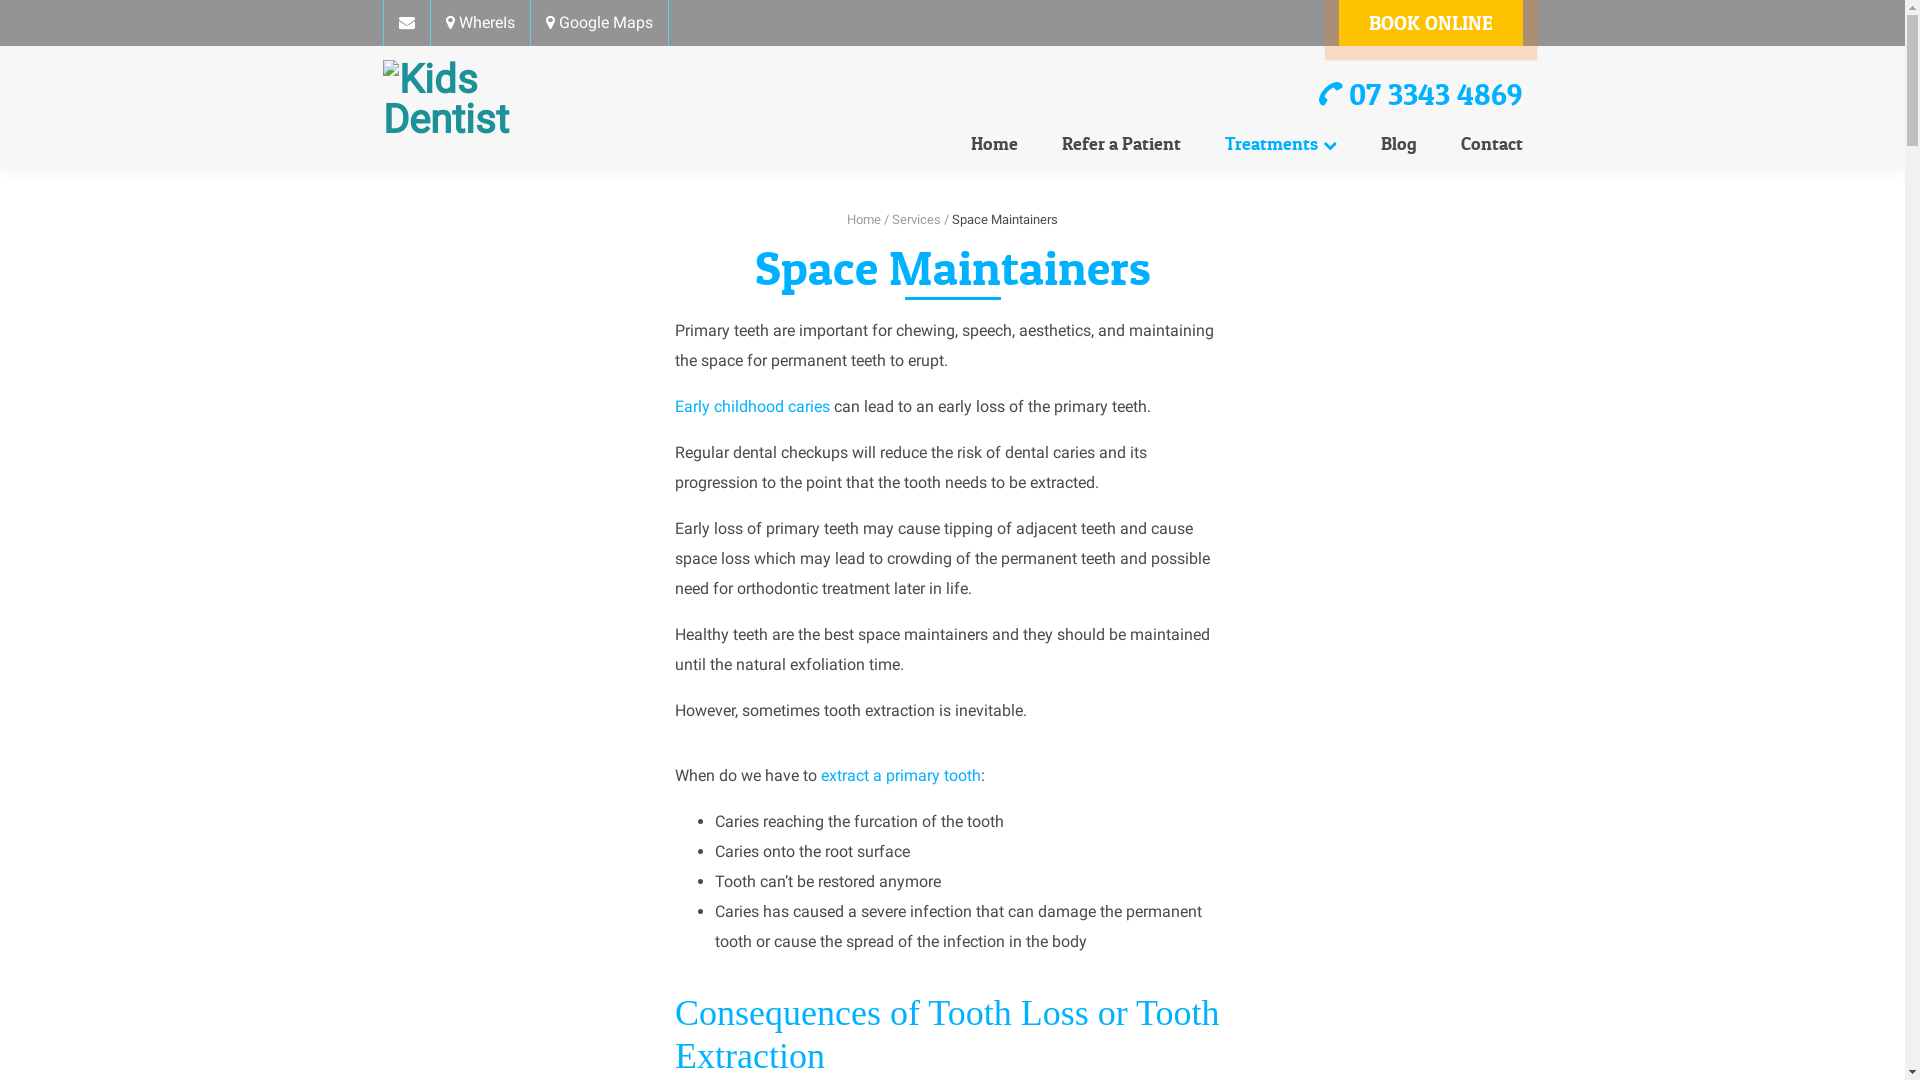 The height and width of the screenshot is (1080, 1920). What do you see at coordinates (1481, 143) in the screenshot?
I see `'Contact'` at bounding box center [1481, 143].